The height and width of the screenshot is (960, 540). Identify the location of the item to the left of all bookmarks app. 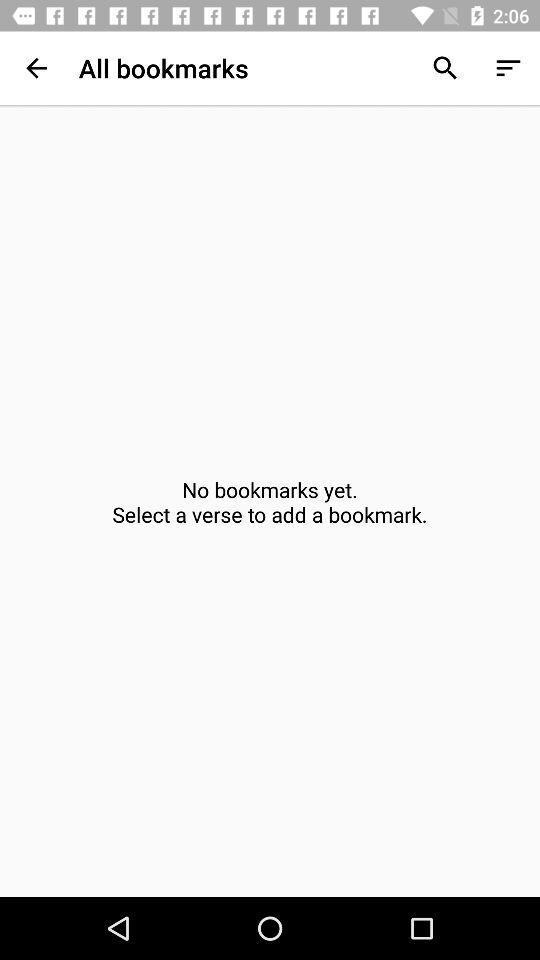
(36, 68).